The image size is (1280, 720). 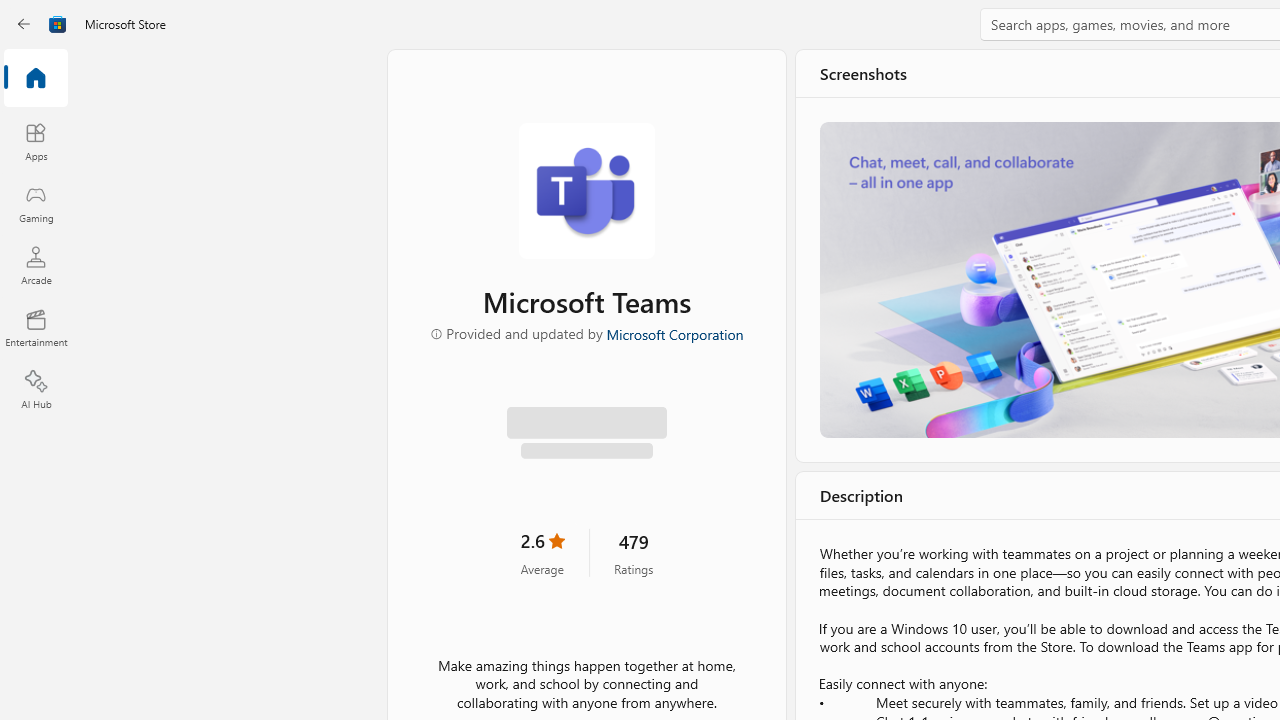 I want to click on 'Microsoft Corporation', so click(x=673, y=332).